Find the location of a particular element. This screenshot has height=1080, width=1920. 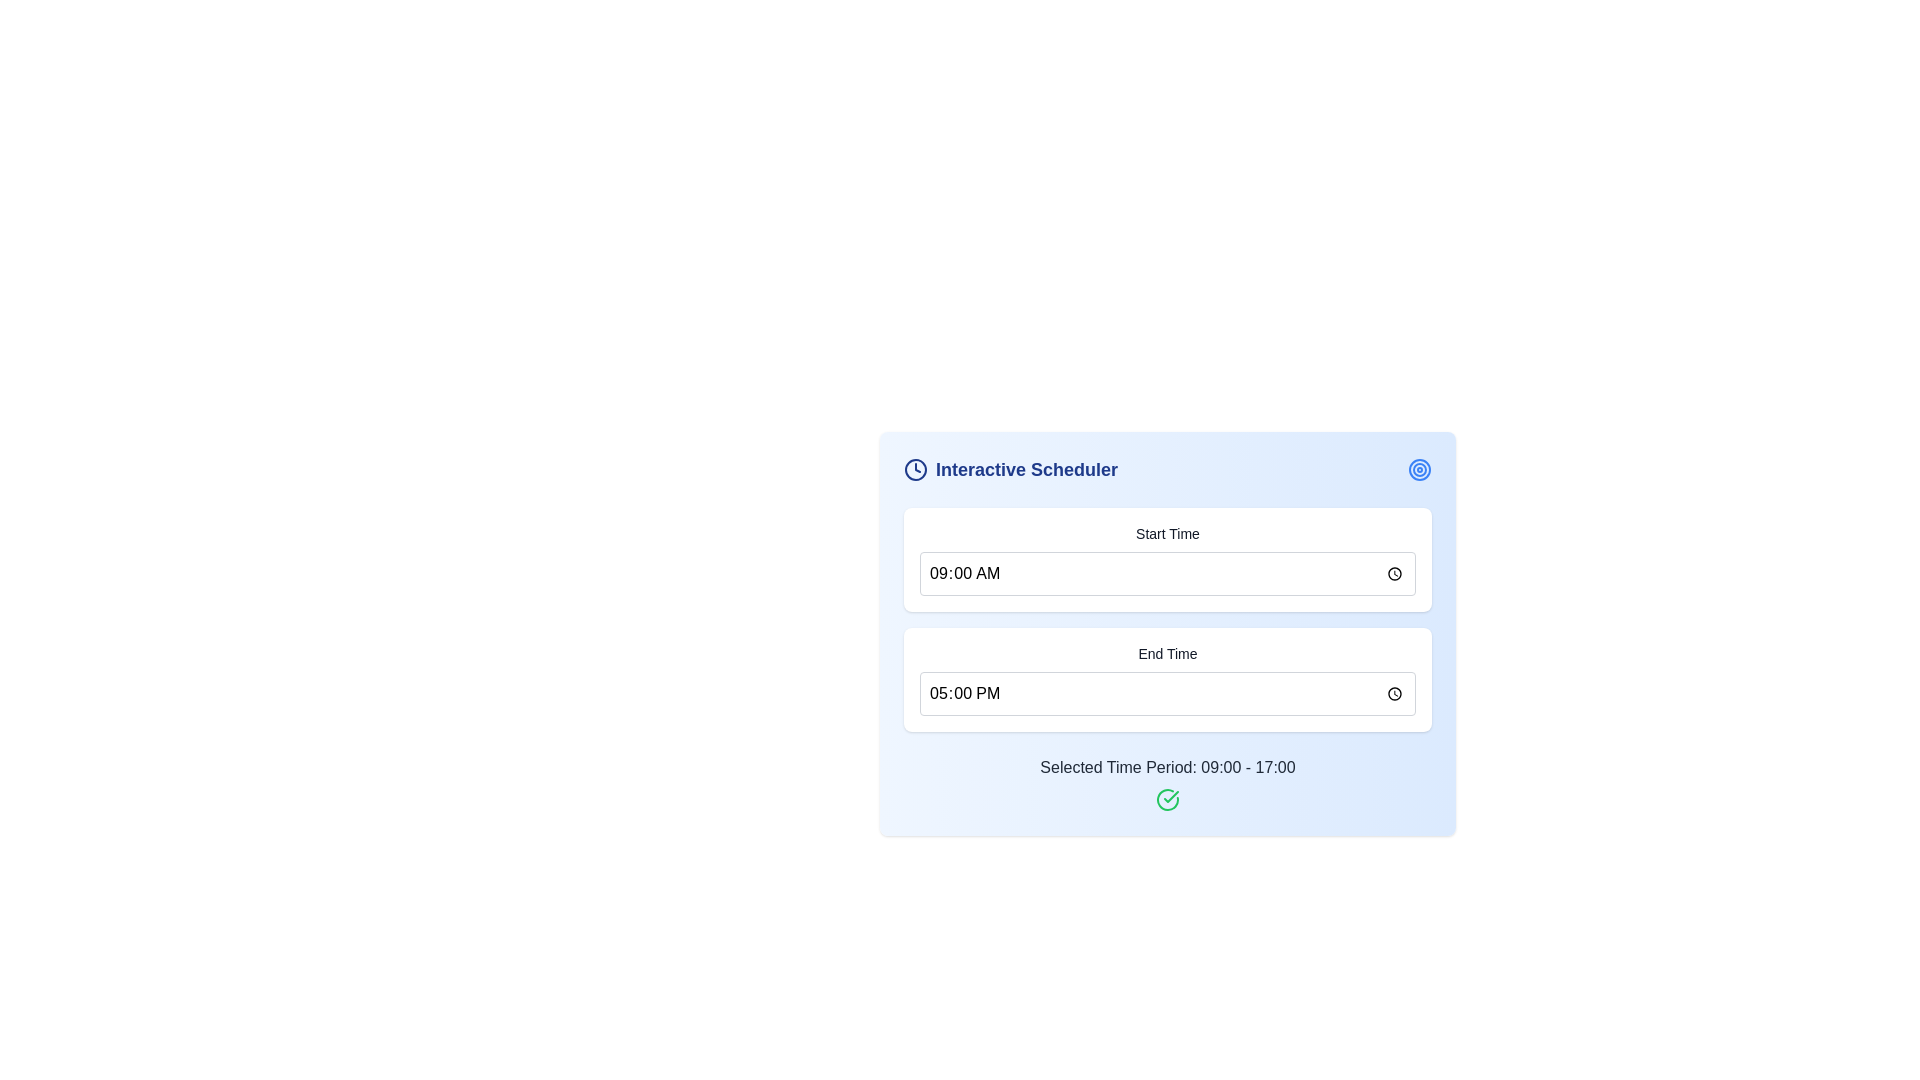

the time-related icon located to the left of the 'Interactive Scheduler' text in the header section is located at coordinates (915, 470).